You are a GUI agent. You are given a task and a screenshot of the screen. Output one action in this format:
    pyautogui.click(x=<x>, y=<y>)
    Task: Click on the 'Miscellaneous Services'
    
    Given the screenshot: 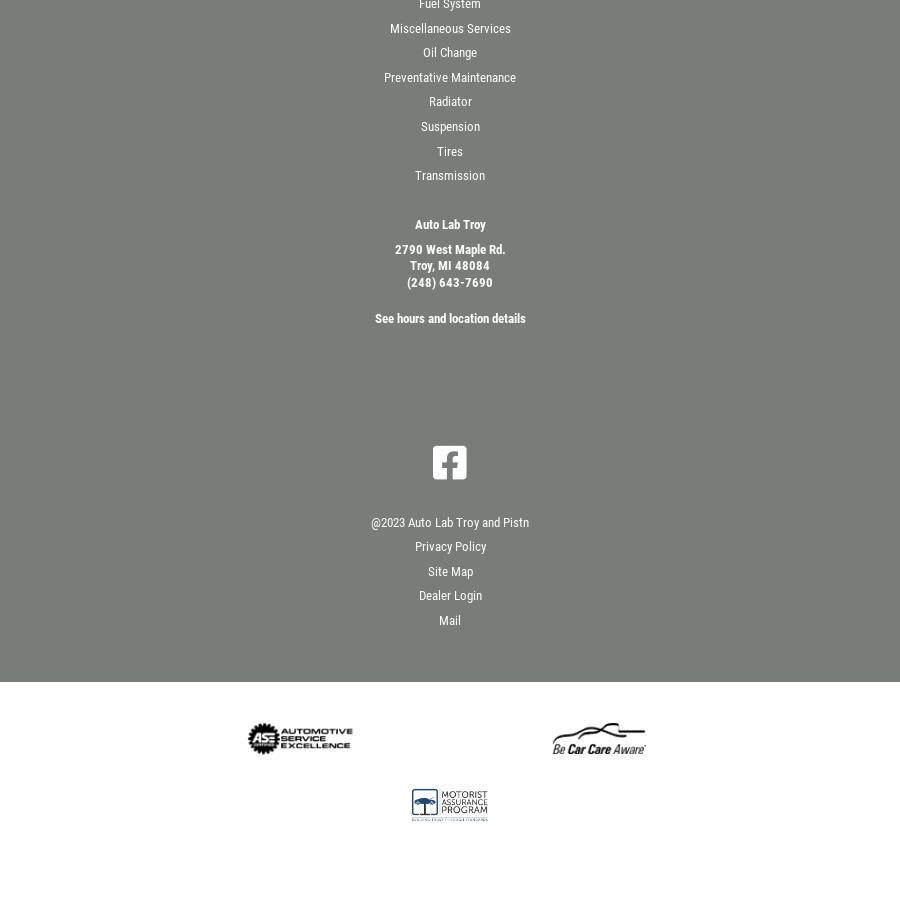 What is the action you would take?
    pyautogui.click(x=449, y=27)
    